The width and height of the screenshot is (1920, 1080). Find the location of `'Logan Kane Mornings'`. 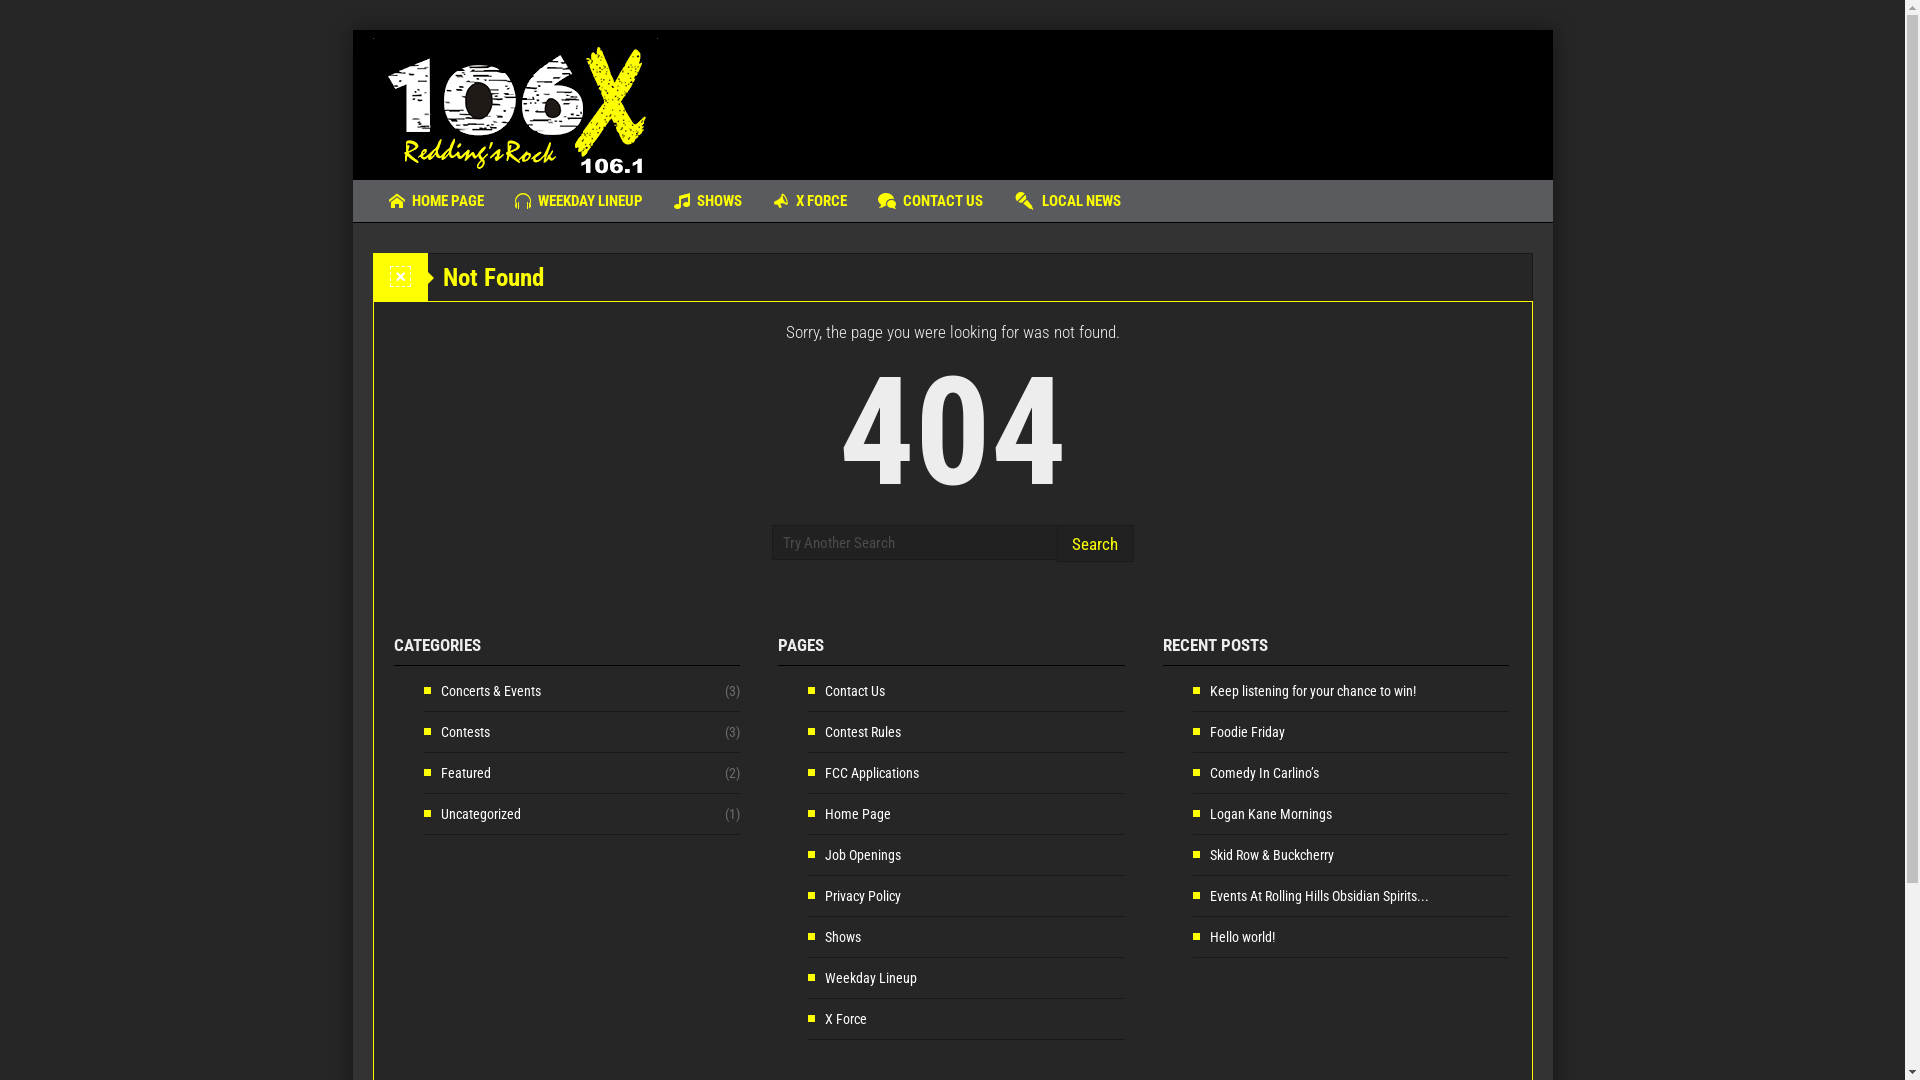

'Logan Kane Mornings' is located at coordinates (1261, 813).